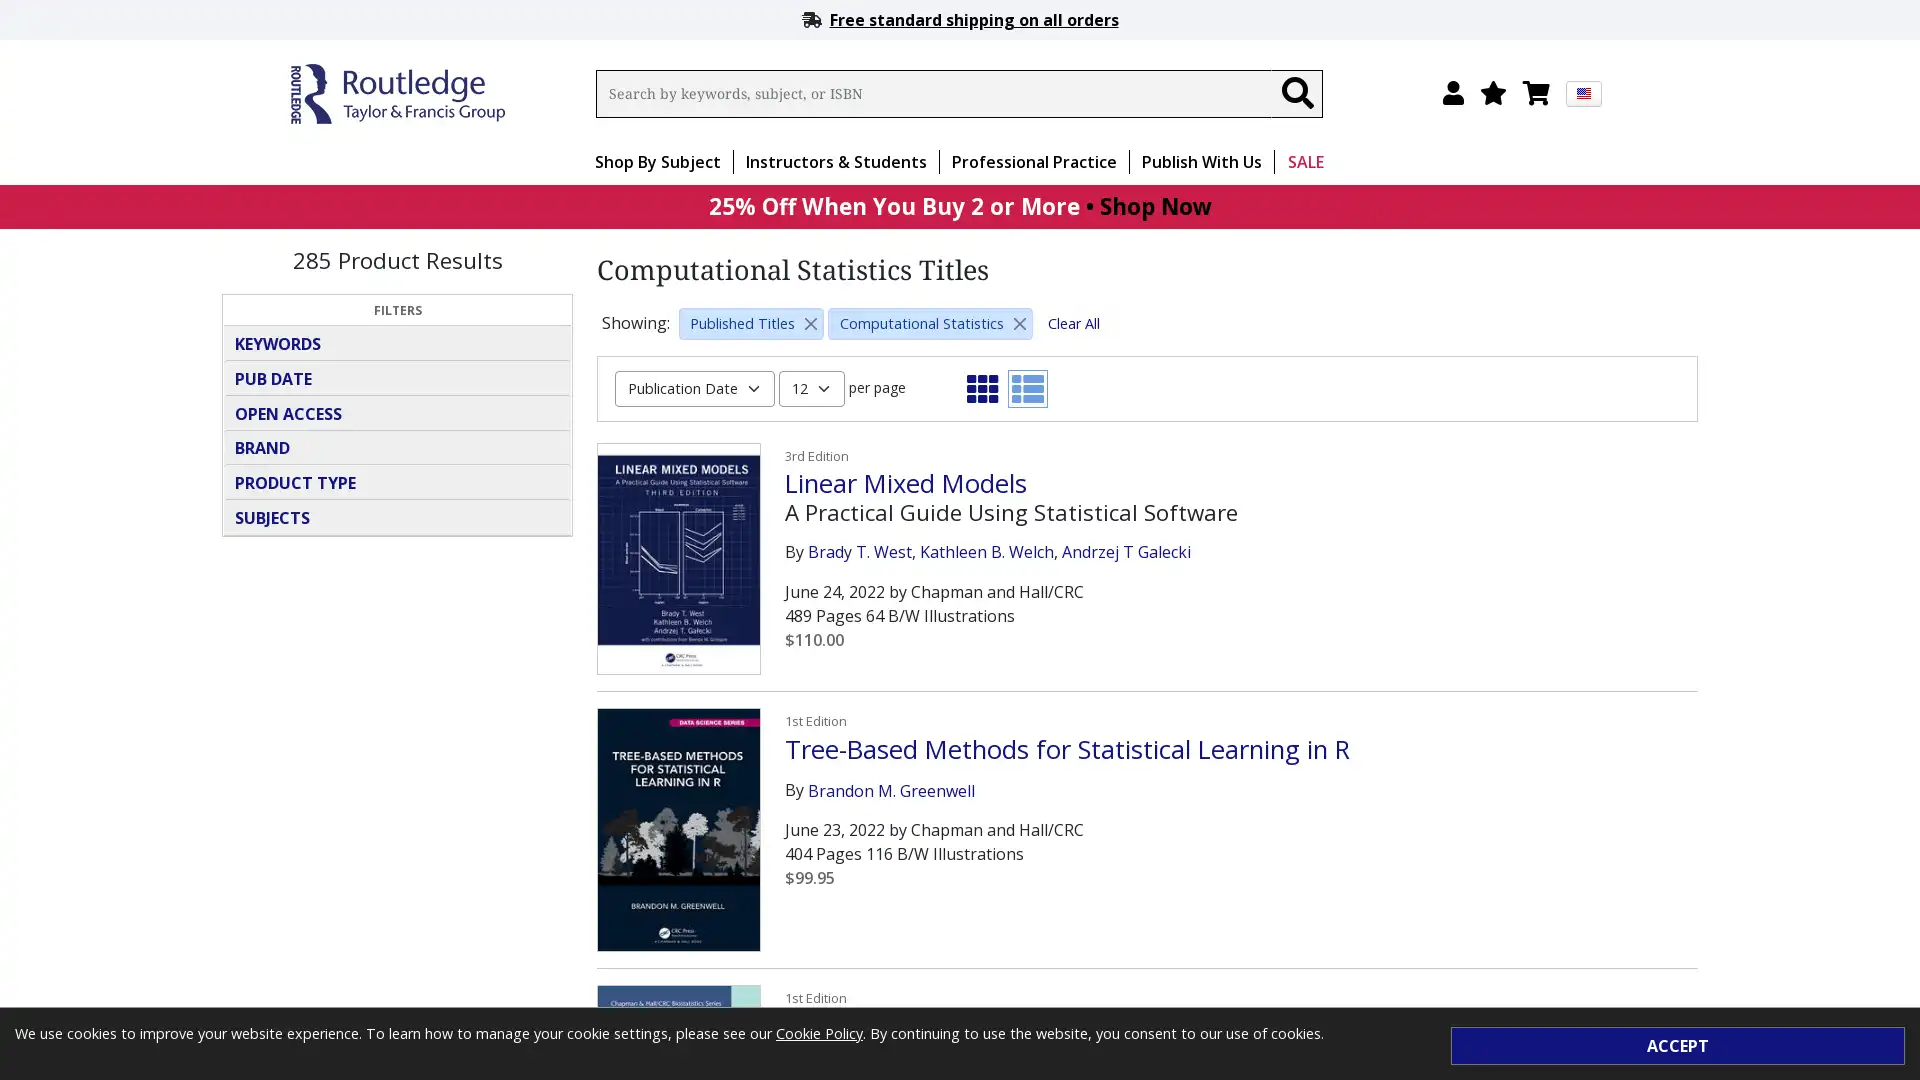 The height and width of the screenshot is (1080, 1920). What do you see at coordinates (397, 482) in the screenshot?
I see `PRODUCT TYPE` at bounding box center [397, 482].